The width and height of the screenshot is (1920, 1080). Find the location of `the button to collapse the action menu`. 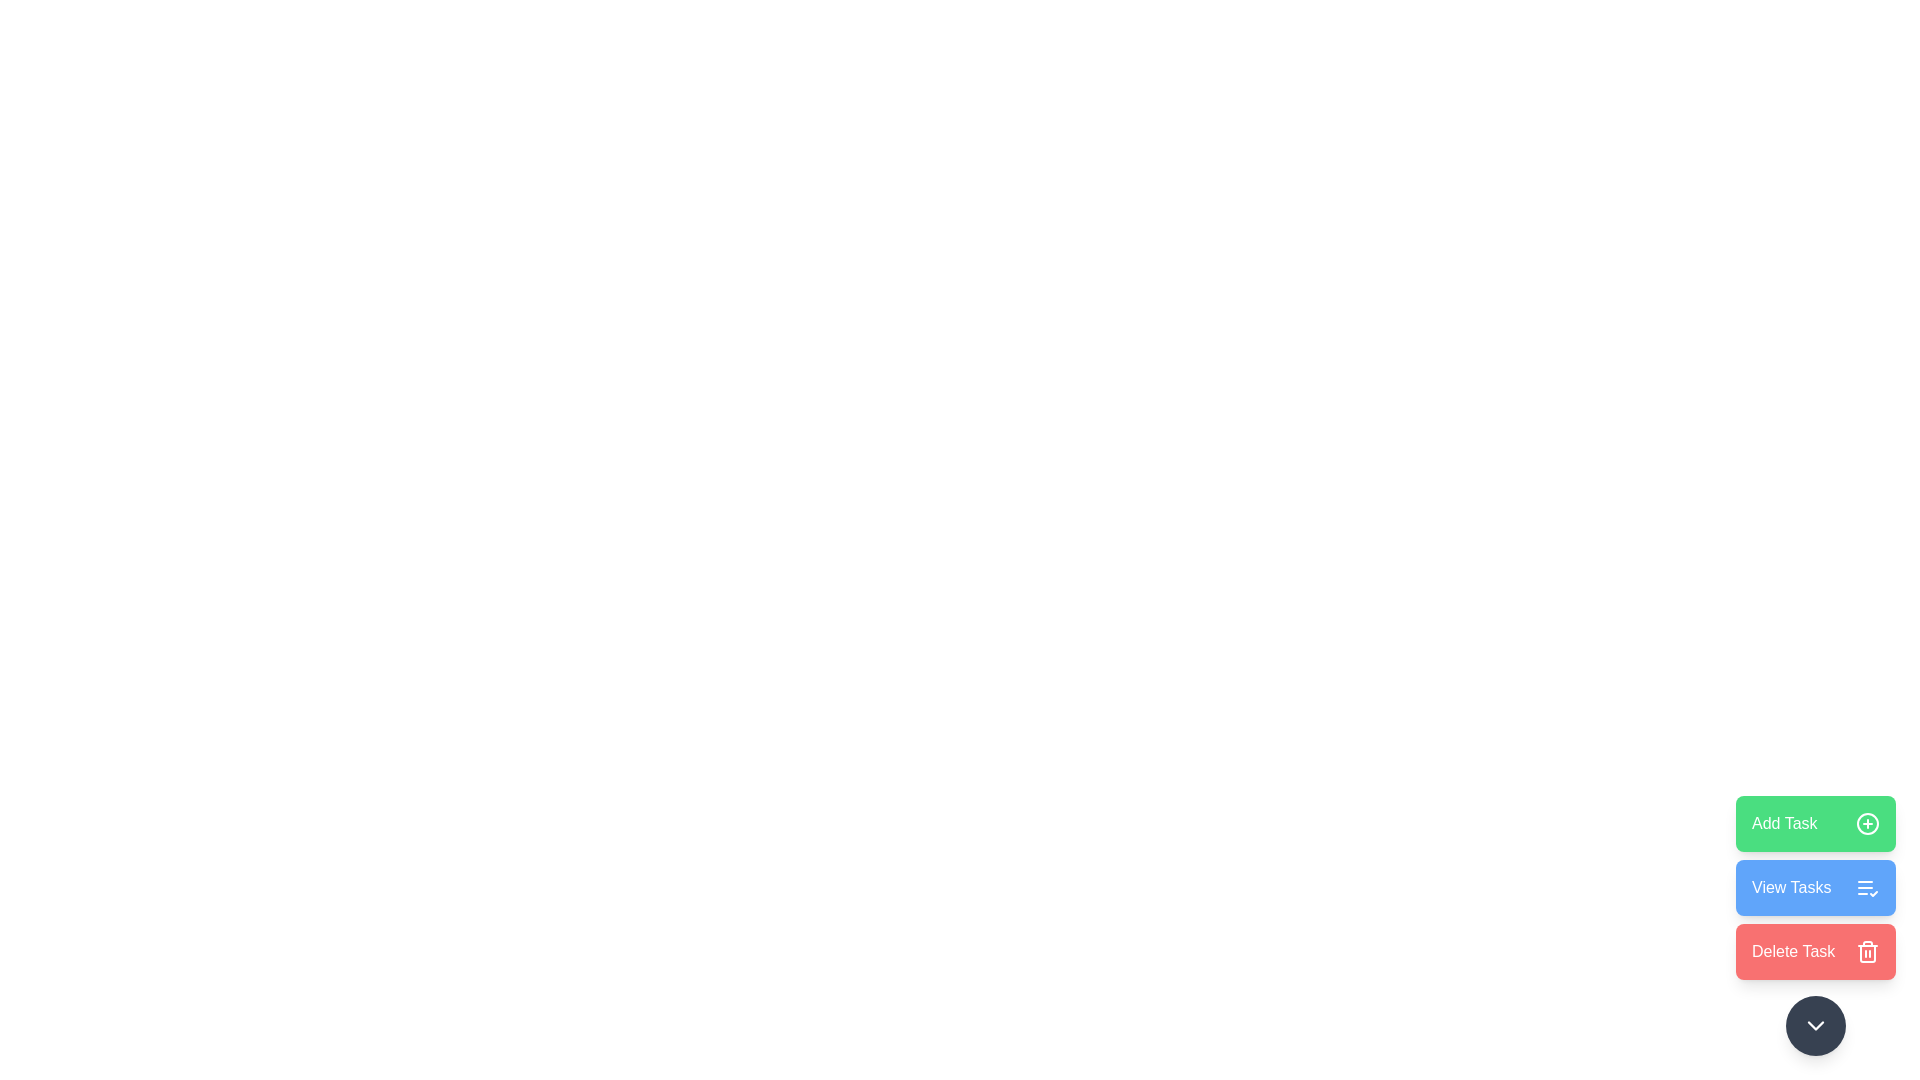

the button to collapse the action menu is located at coordinates (1815, 1026).